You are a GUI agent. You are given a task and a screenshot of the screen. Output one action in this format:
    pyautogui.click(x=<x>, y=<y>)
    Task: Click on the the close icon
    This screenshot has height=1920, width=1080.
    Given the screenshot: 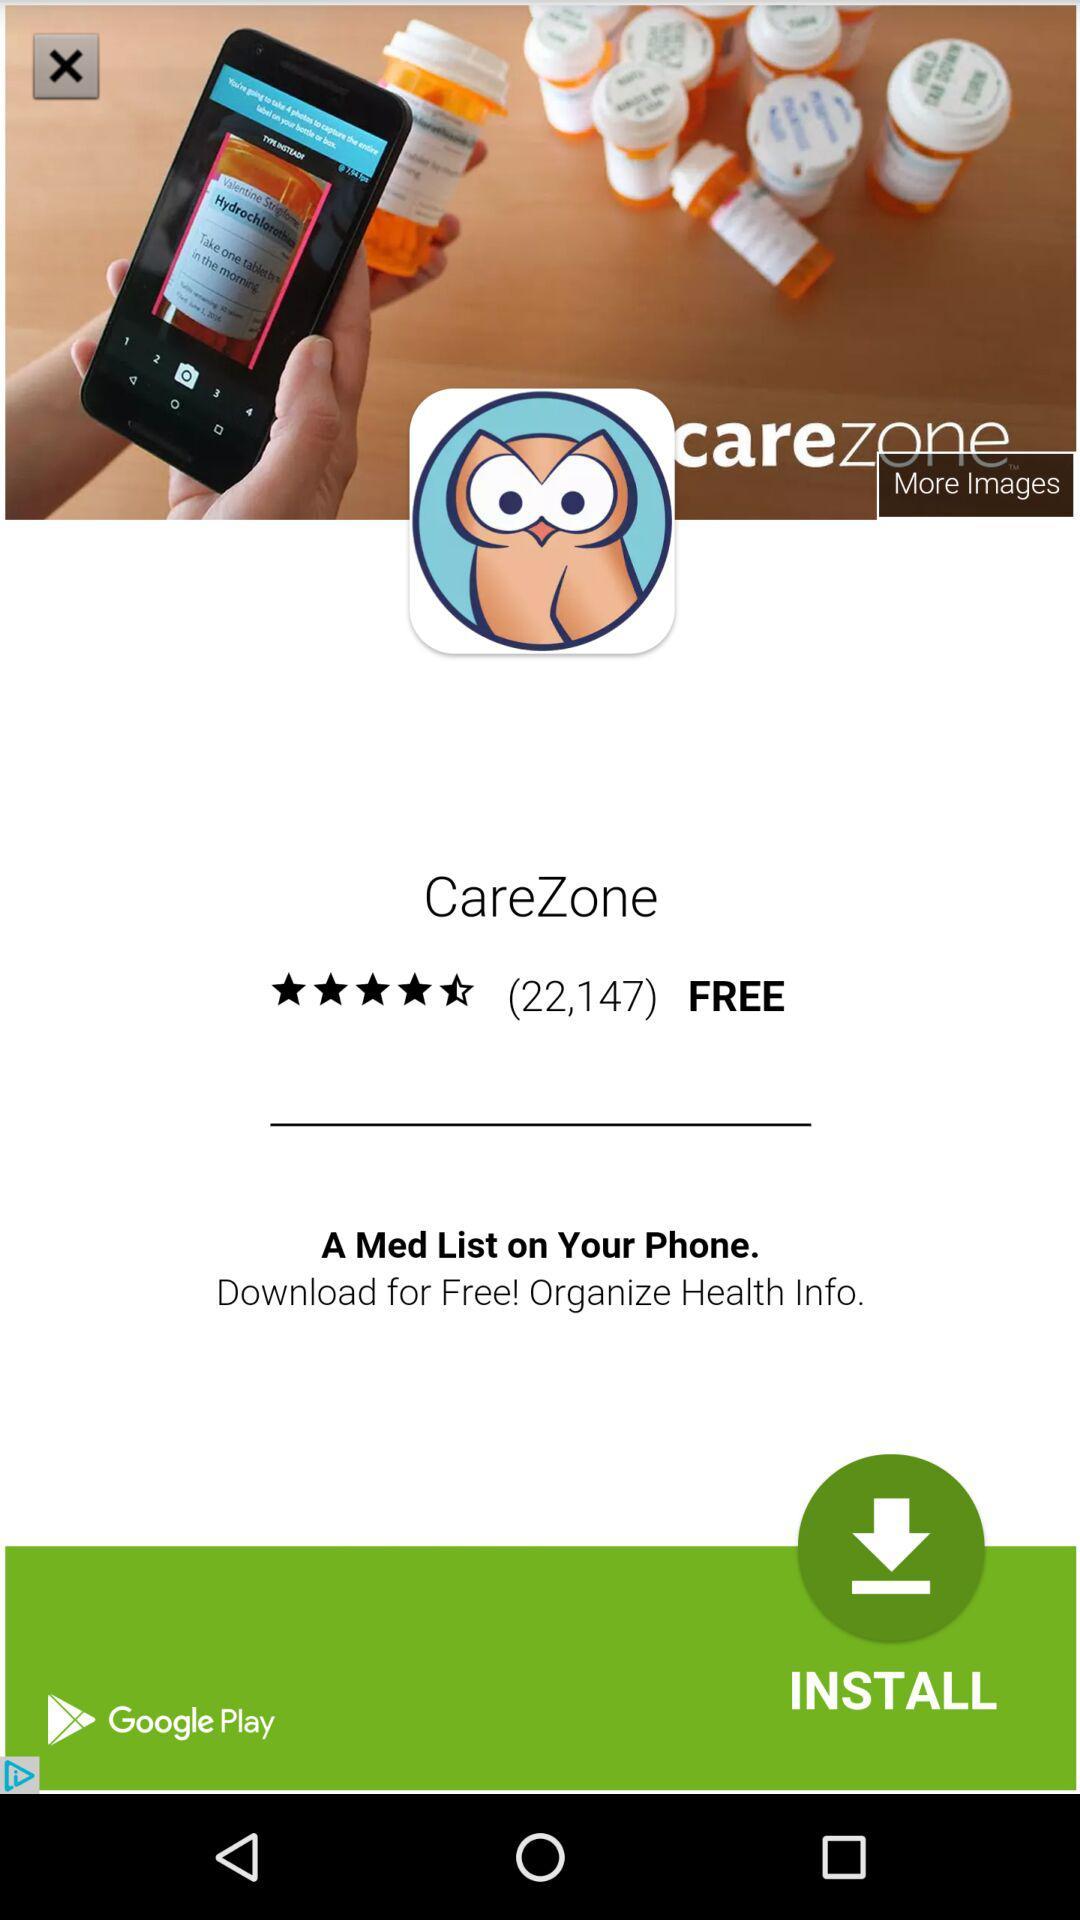 What is the action you would take?
    pyautogui.click(x=64, y=70)
    